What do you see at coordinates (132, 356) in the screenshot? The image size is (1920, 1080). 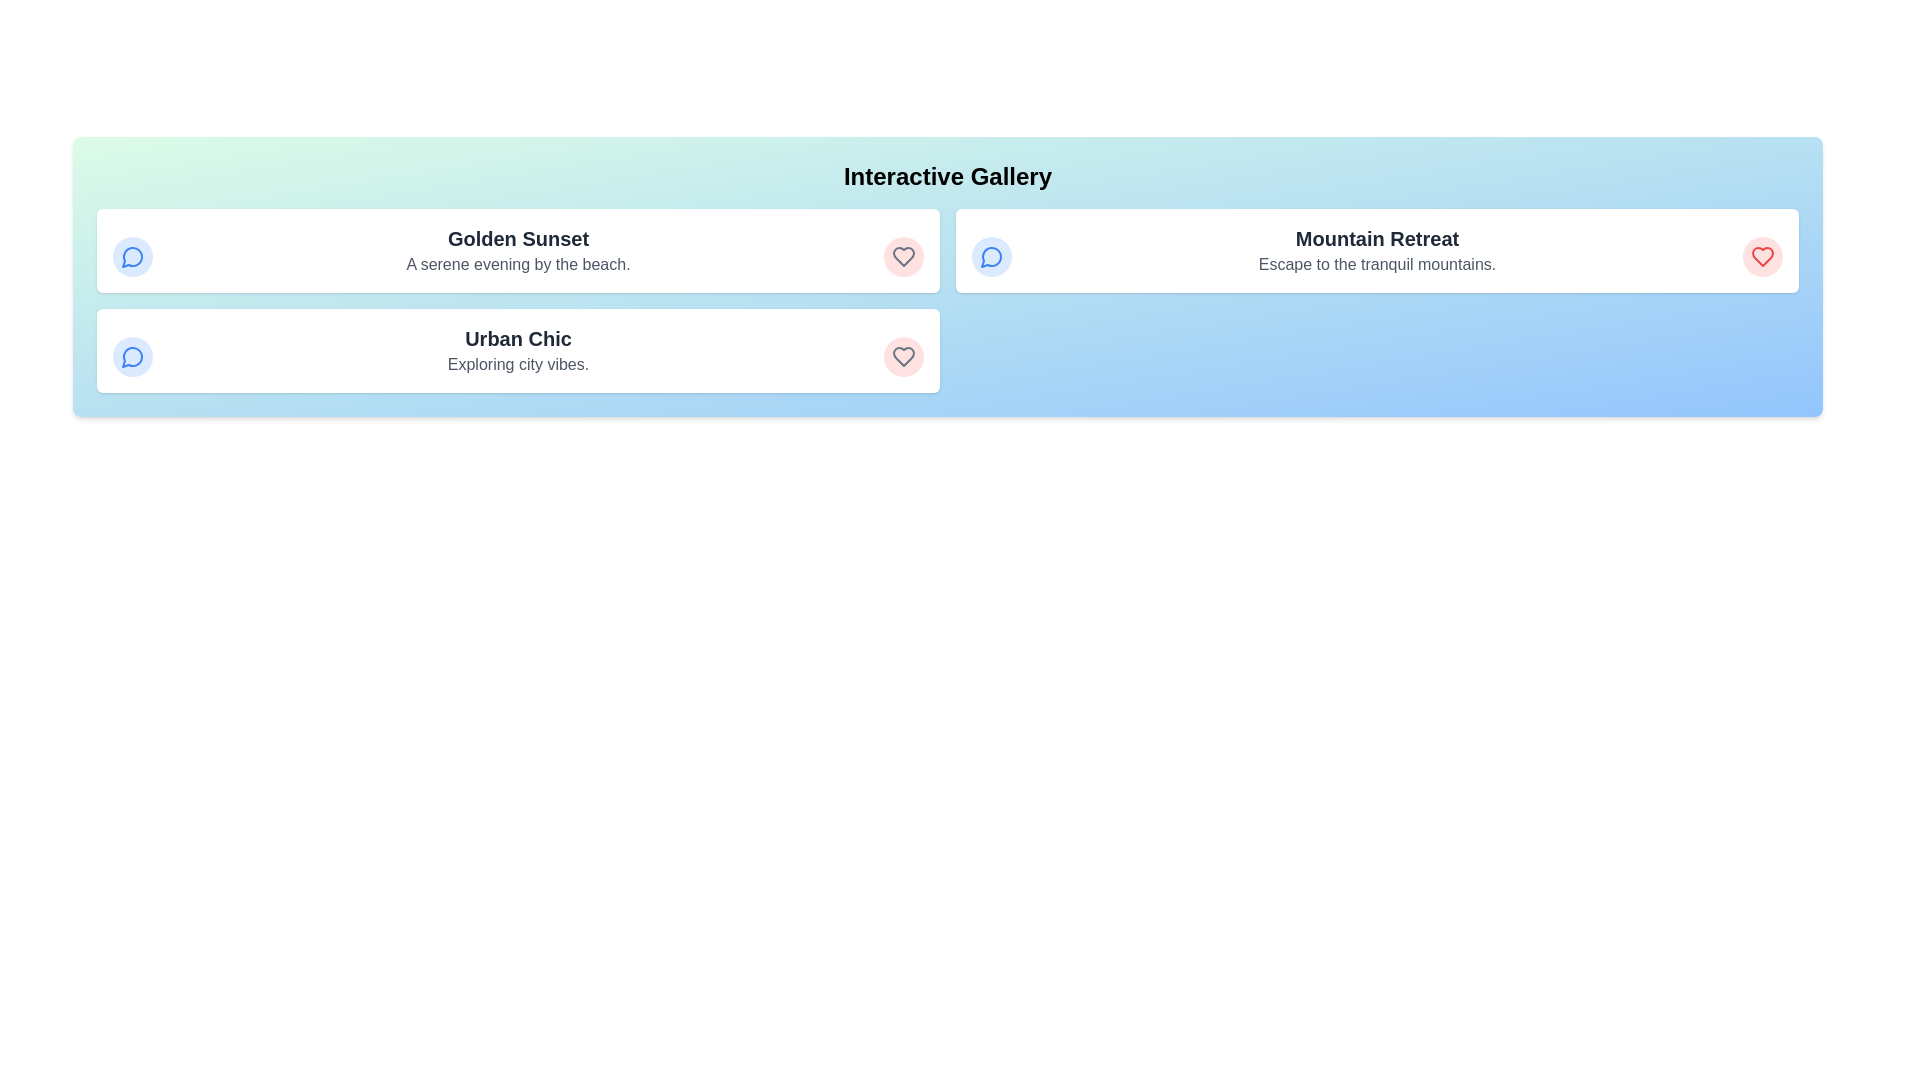 I see `the message icon for the item titled Urban Chic` at bounding box center [132, 356].